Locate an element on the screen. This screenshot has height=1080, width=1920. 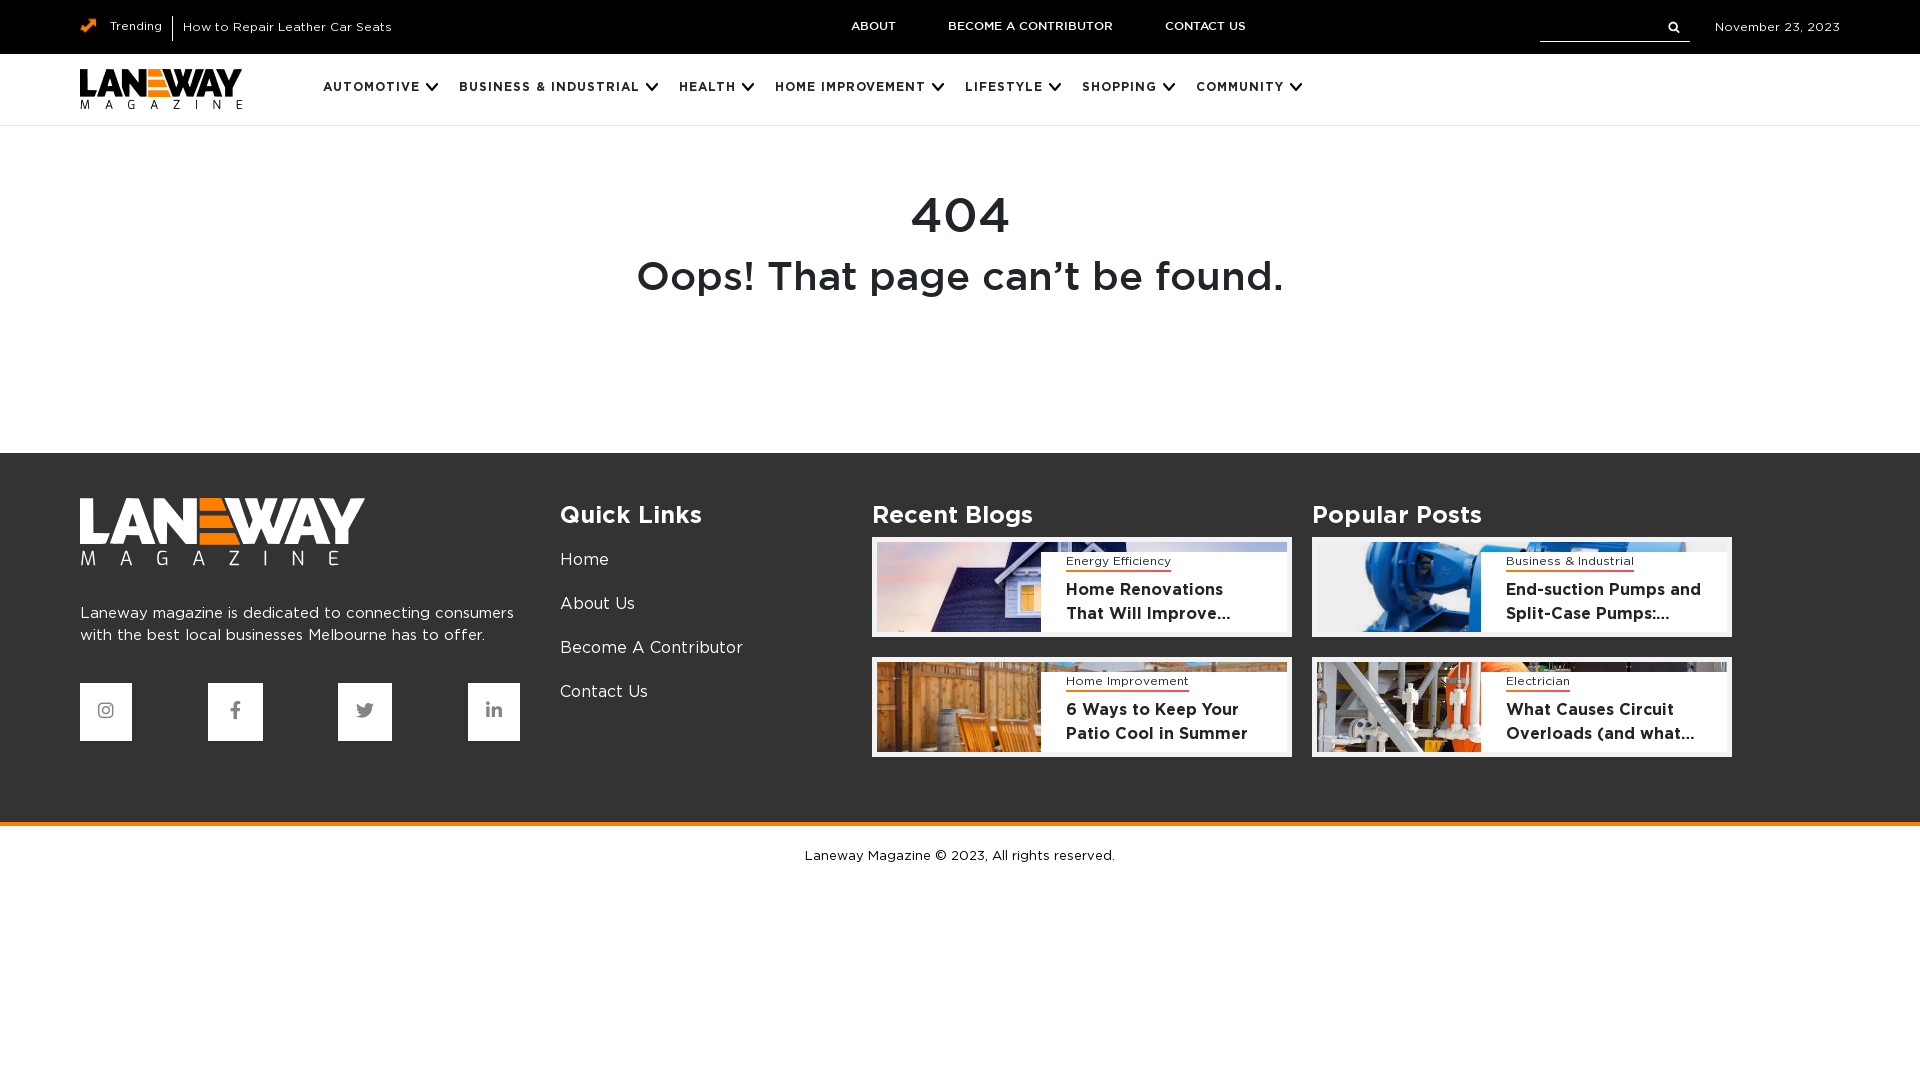
'About Us' is located at coordinates (596, 601).